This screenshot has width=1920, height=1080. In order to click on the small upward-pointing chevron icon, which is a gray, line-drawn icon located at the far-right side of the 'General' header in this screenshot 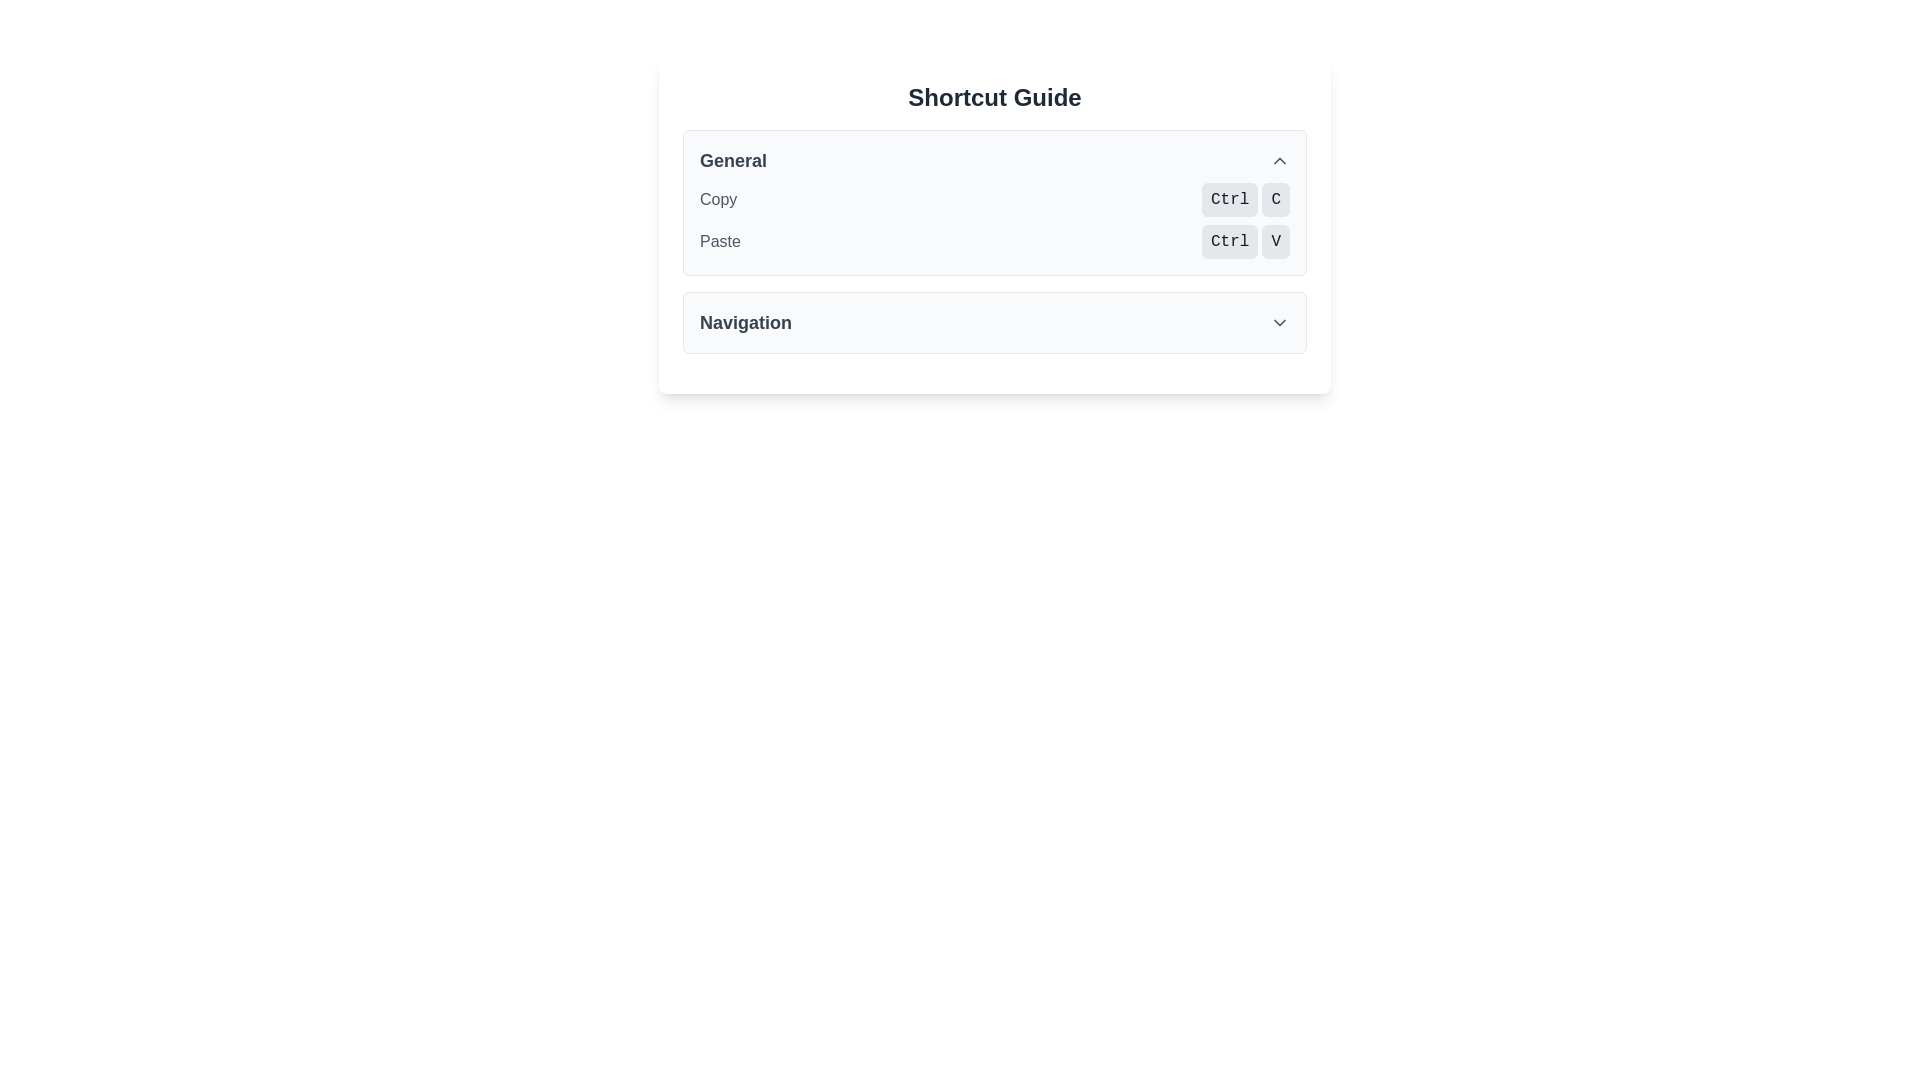, I will do `click(1280, 160)`.